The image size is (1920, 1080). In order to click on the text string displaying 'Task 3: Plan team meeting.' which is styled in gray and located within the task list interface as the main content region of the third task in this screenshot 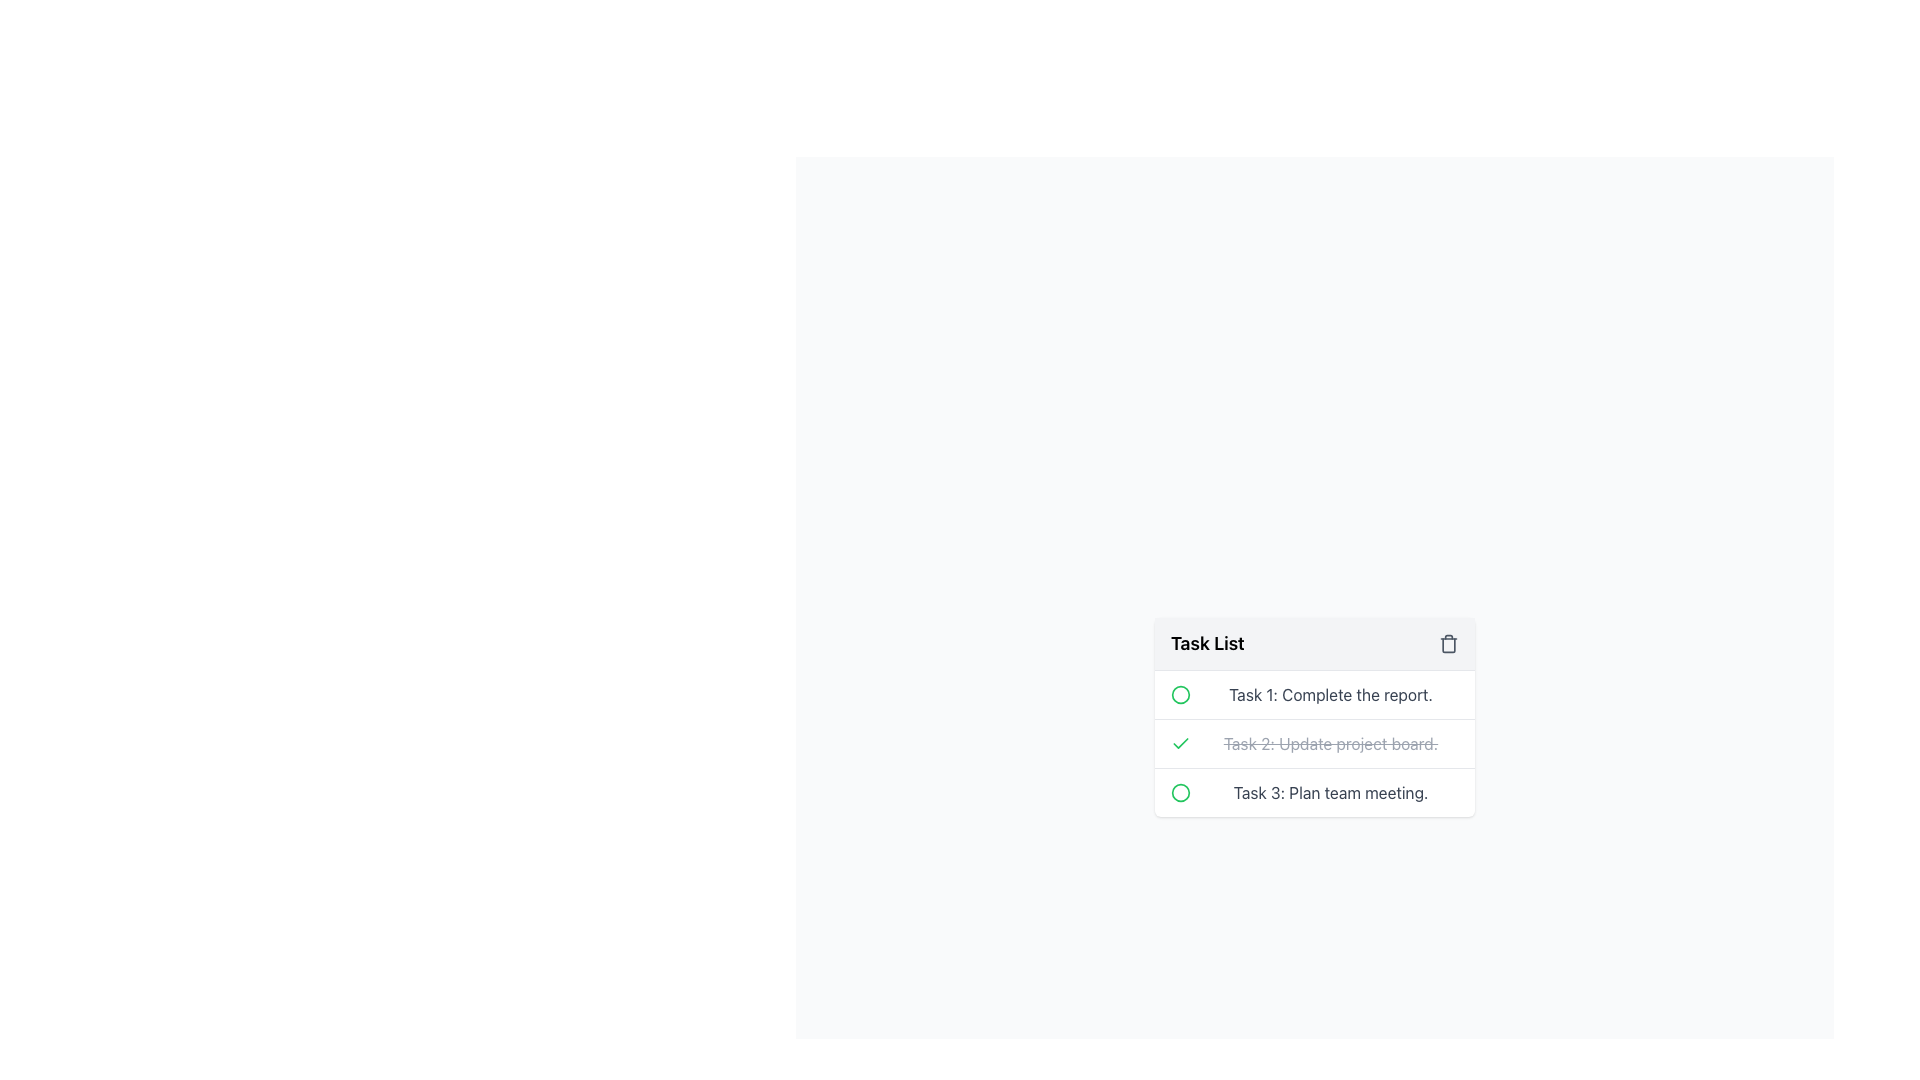, I will do `click(1330, 790)`.